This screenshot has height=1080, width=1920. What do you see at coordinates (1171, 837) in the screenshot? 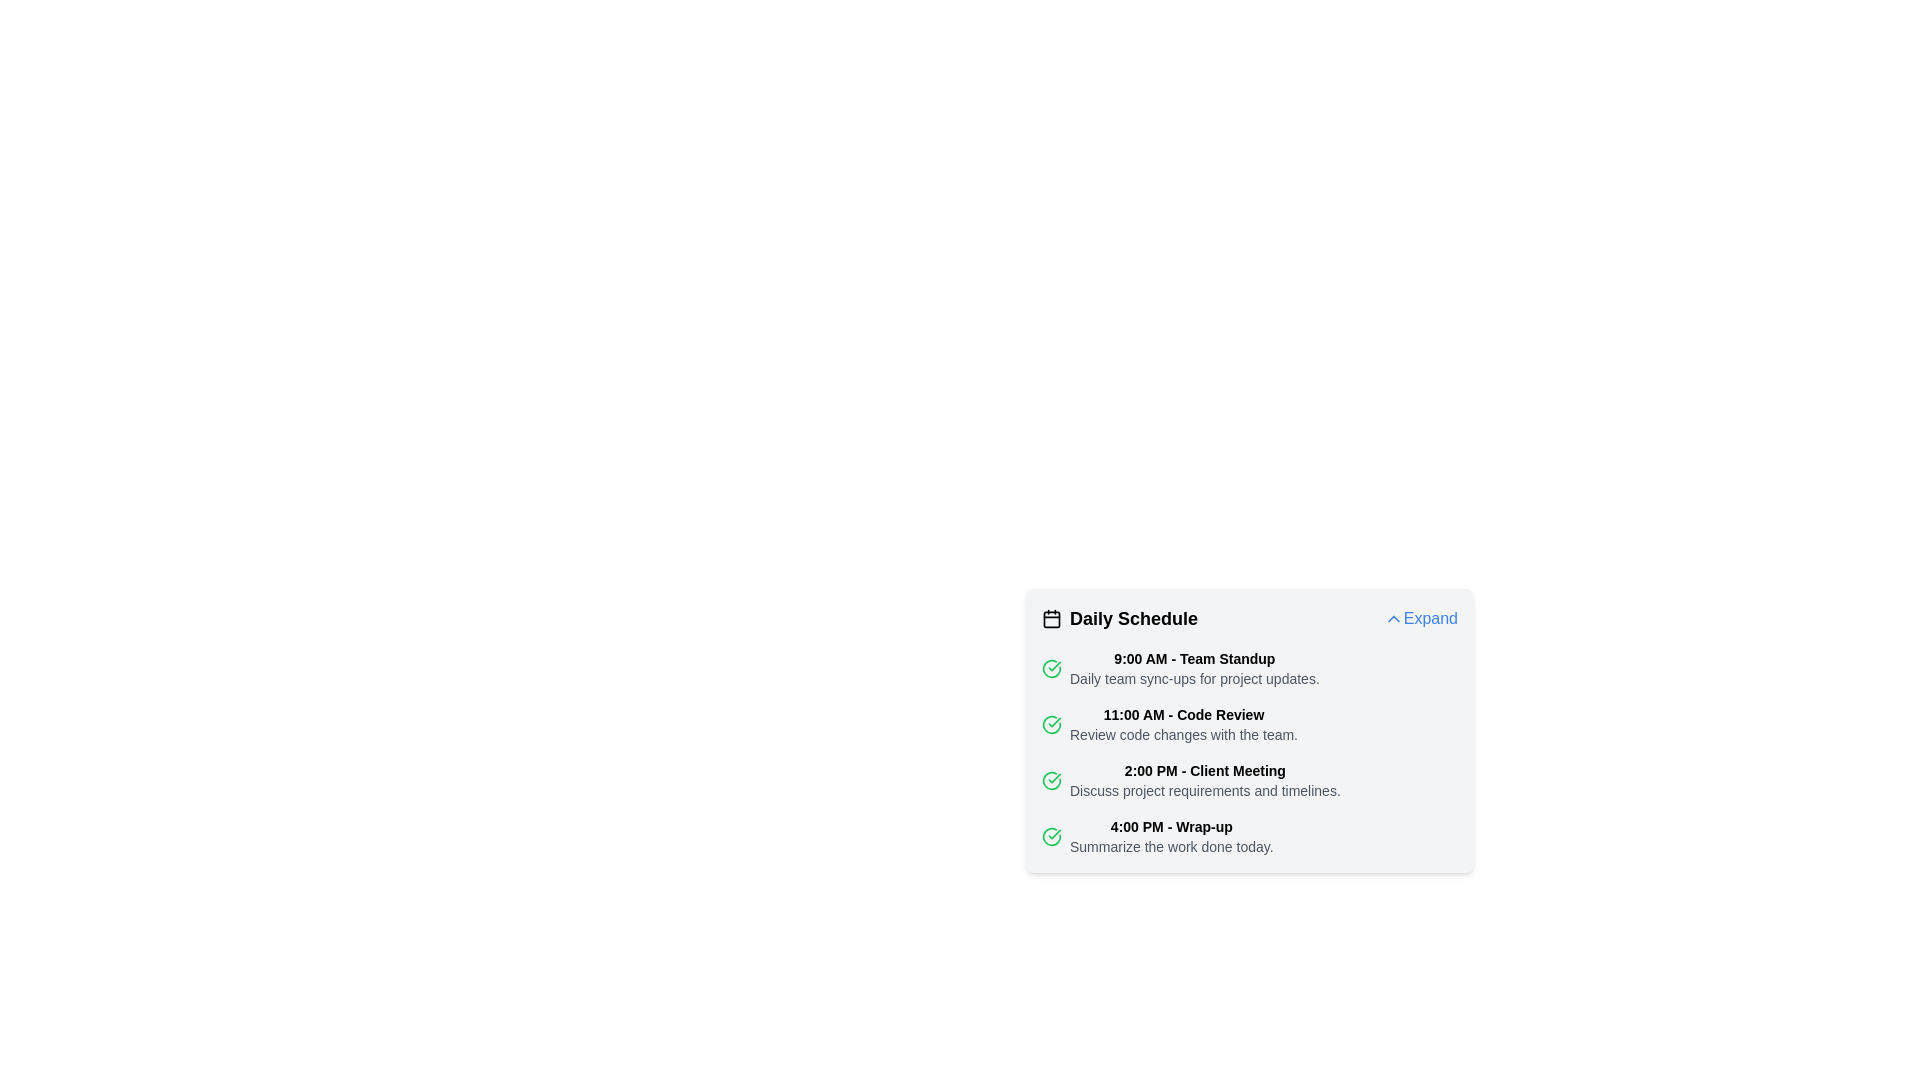
I see `textual content of the two-line text block that reads '4:00 PM - Wrap-up' and 'Summarize the work done today.' located at the bottom of the 'Daily Schedule' card` at bounding box center [1171, 837].